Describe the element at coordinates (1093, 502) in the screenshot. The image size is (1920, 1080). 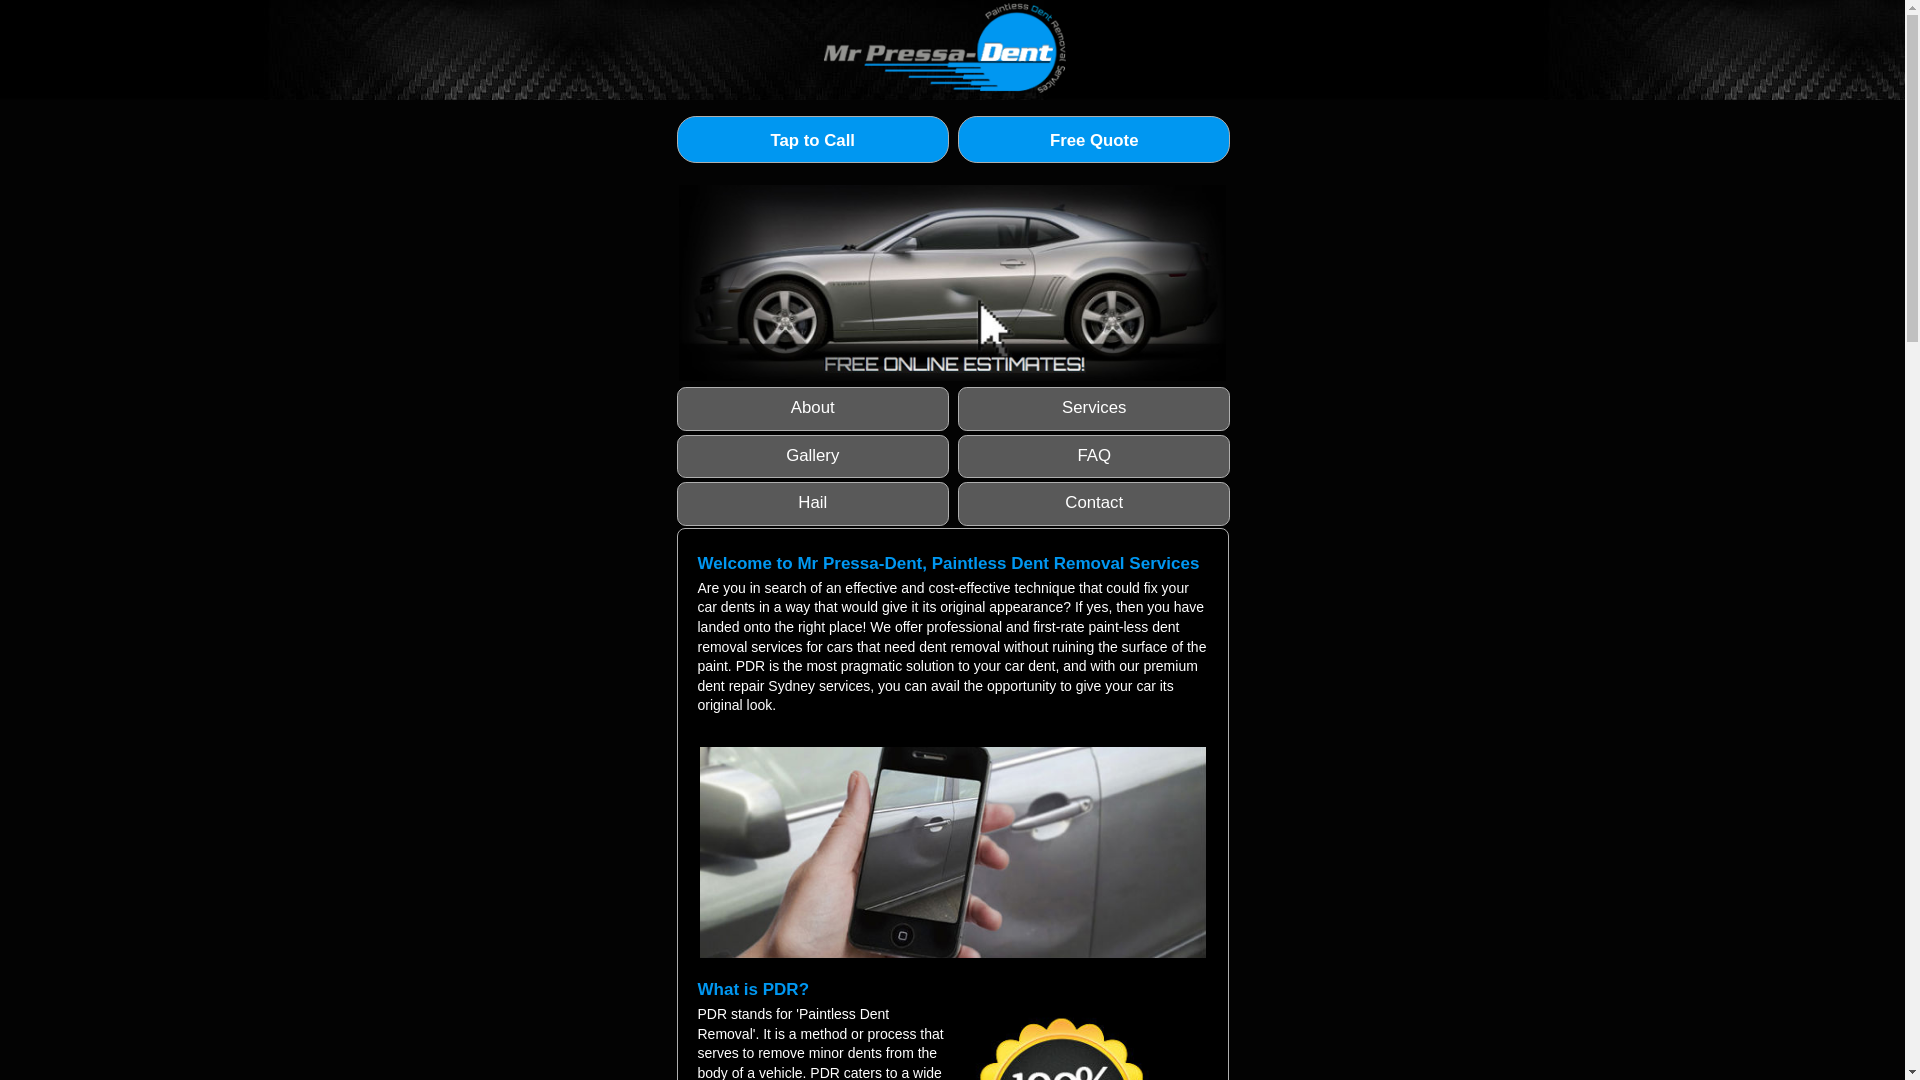
I see `'Contact'` at that location.